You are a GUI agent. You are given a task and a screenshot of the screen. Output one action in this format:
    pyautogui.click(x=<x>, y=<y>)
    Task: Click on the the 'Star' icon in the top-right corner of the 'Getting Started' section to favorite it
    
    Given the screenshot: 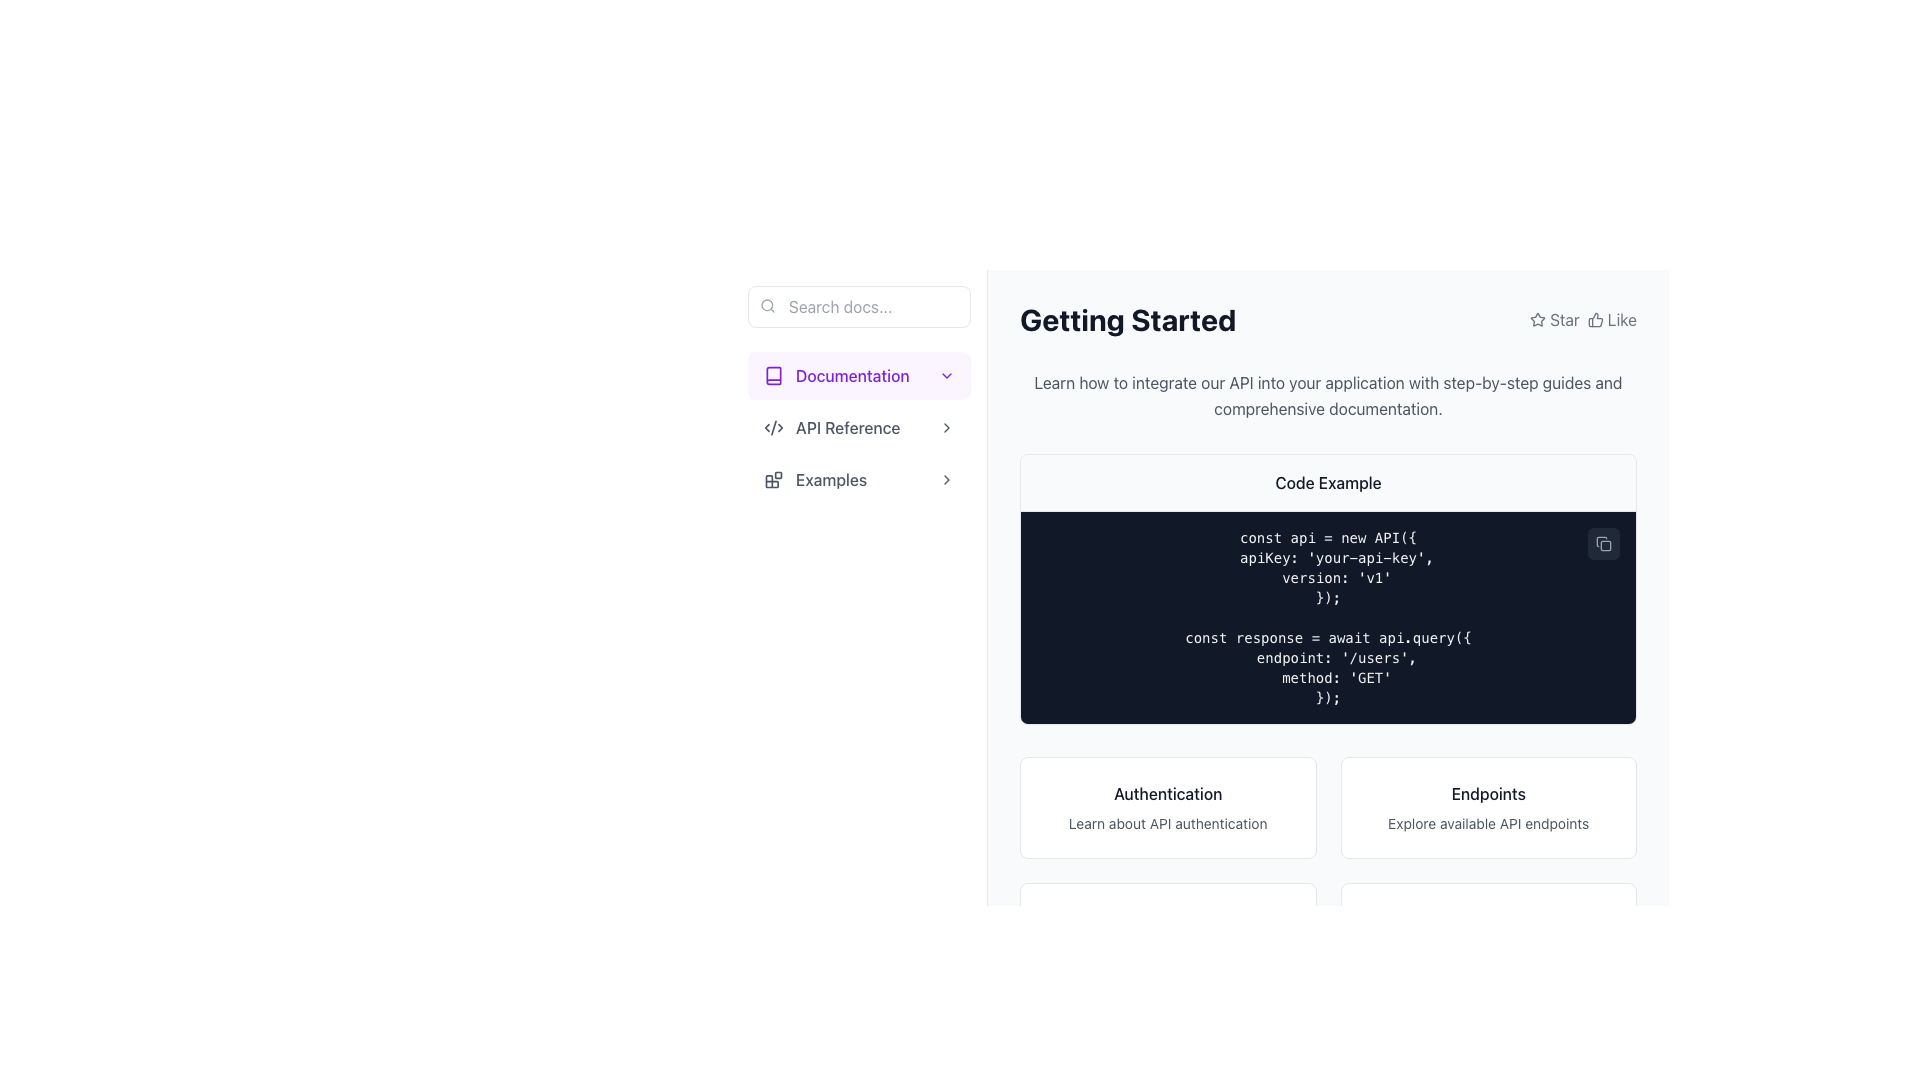 What is the action you would take?
    pyautogui.click(x=1582, y=319)
    